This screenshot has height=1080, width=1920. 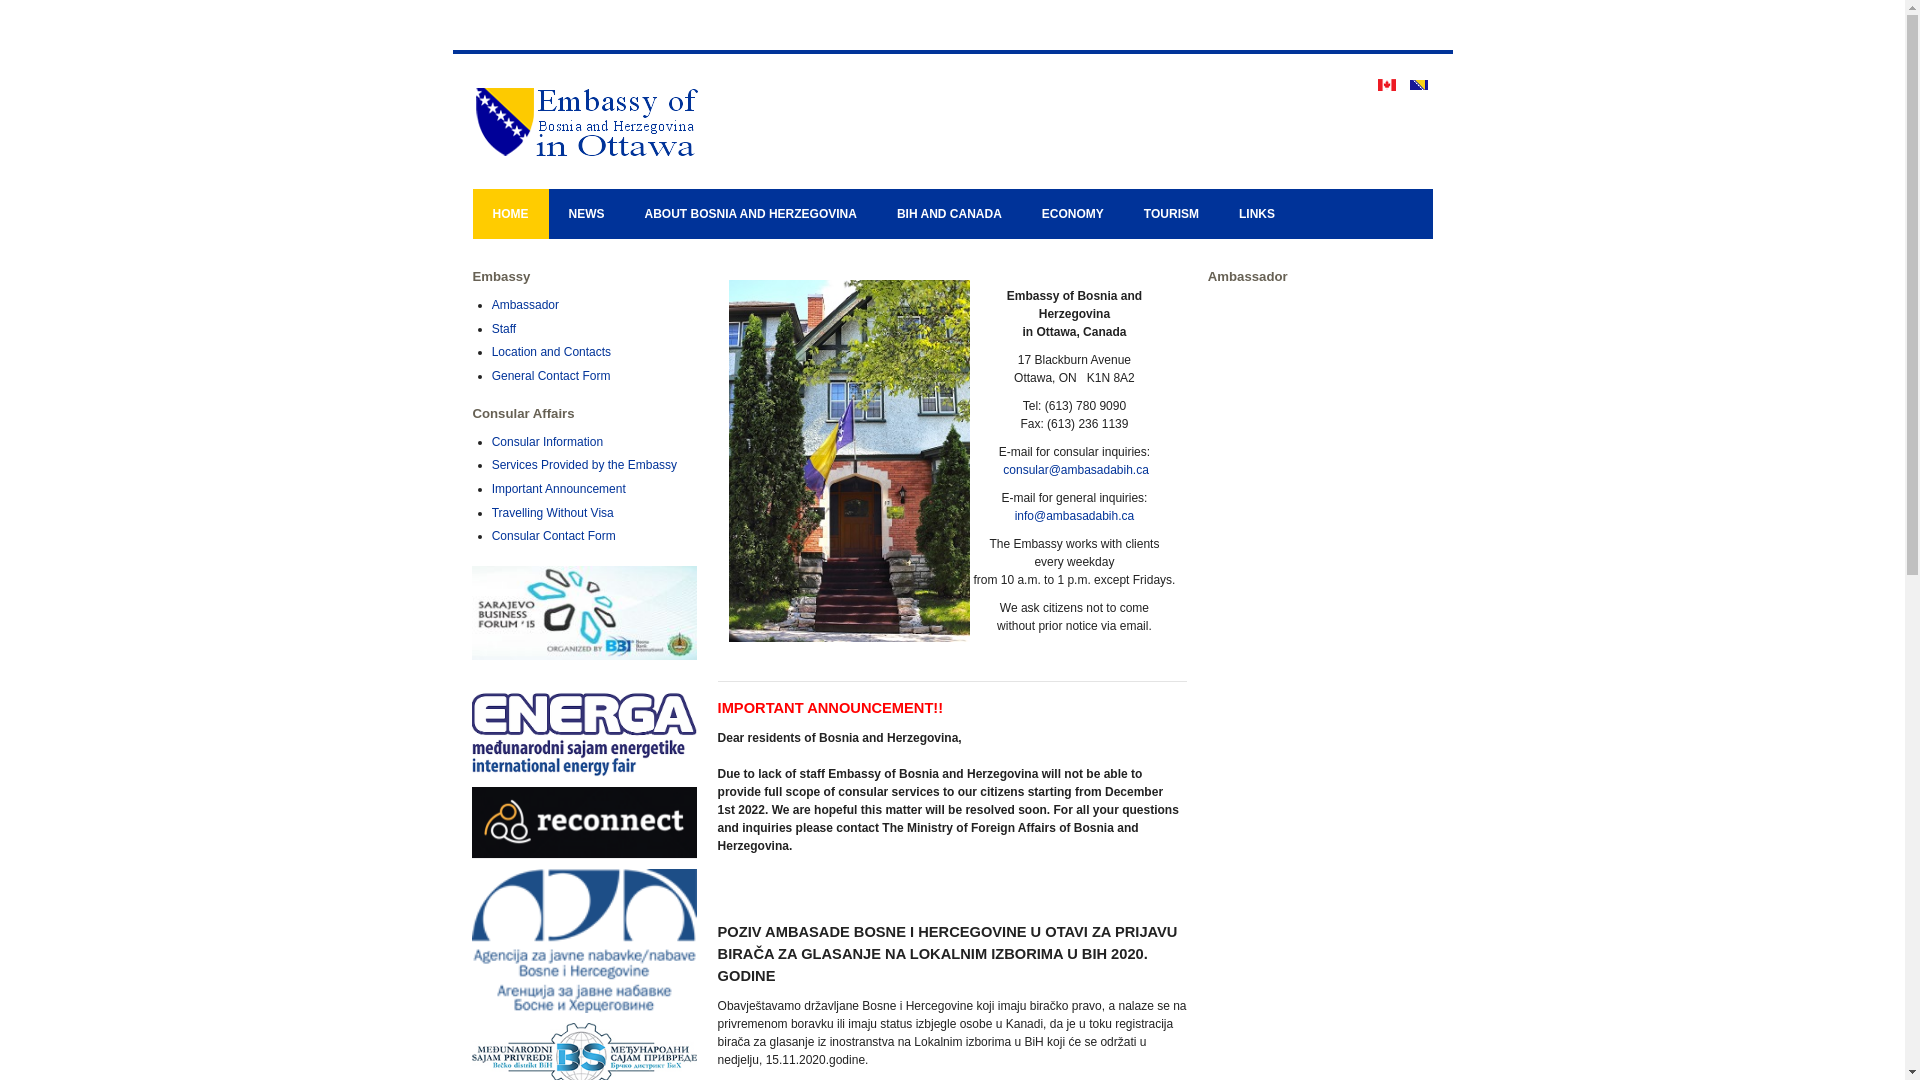 I want to click on 'Travelling Without Visa', so click(x=491, y=512).